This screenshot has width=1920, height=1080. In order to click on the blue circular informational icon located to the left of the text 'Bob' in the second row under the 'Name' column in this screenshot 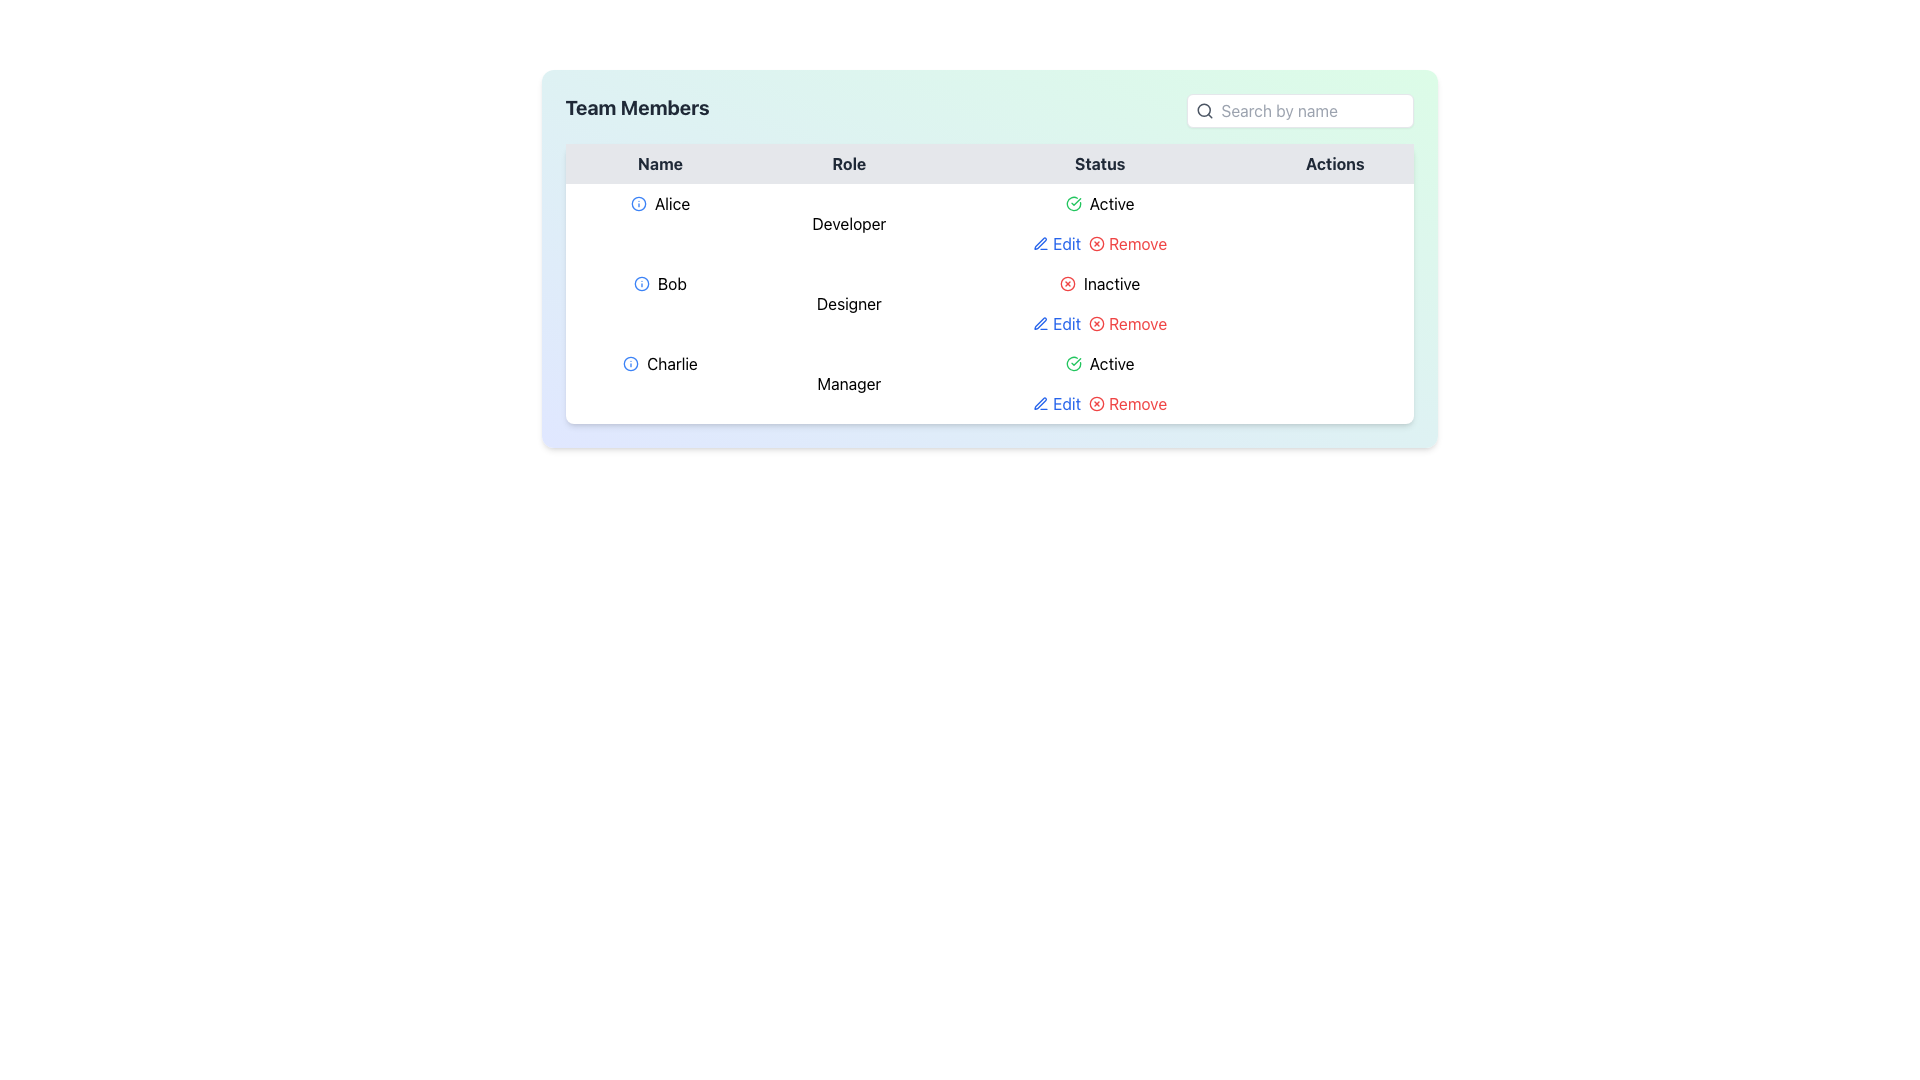, I will do `click(642, 284)`.